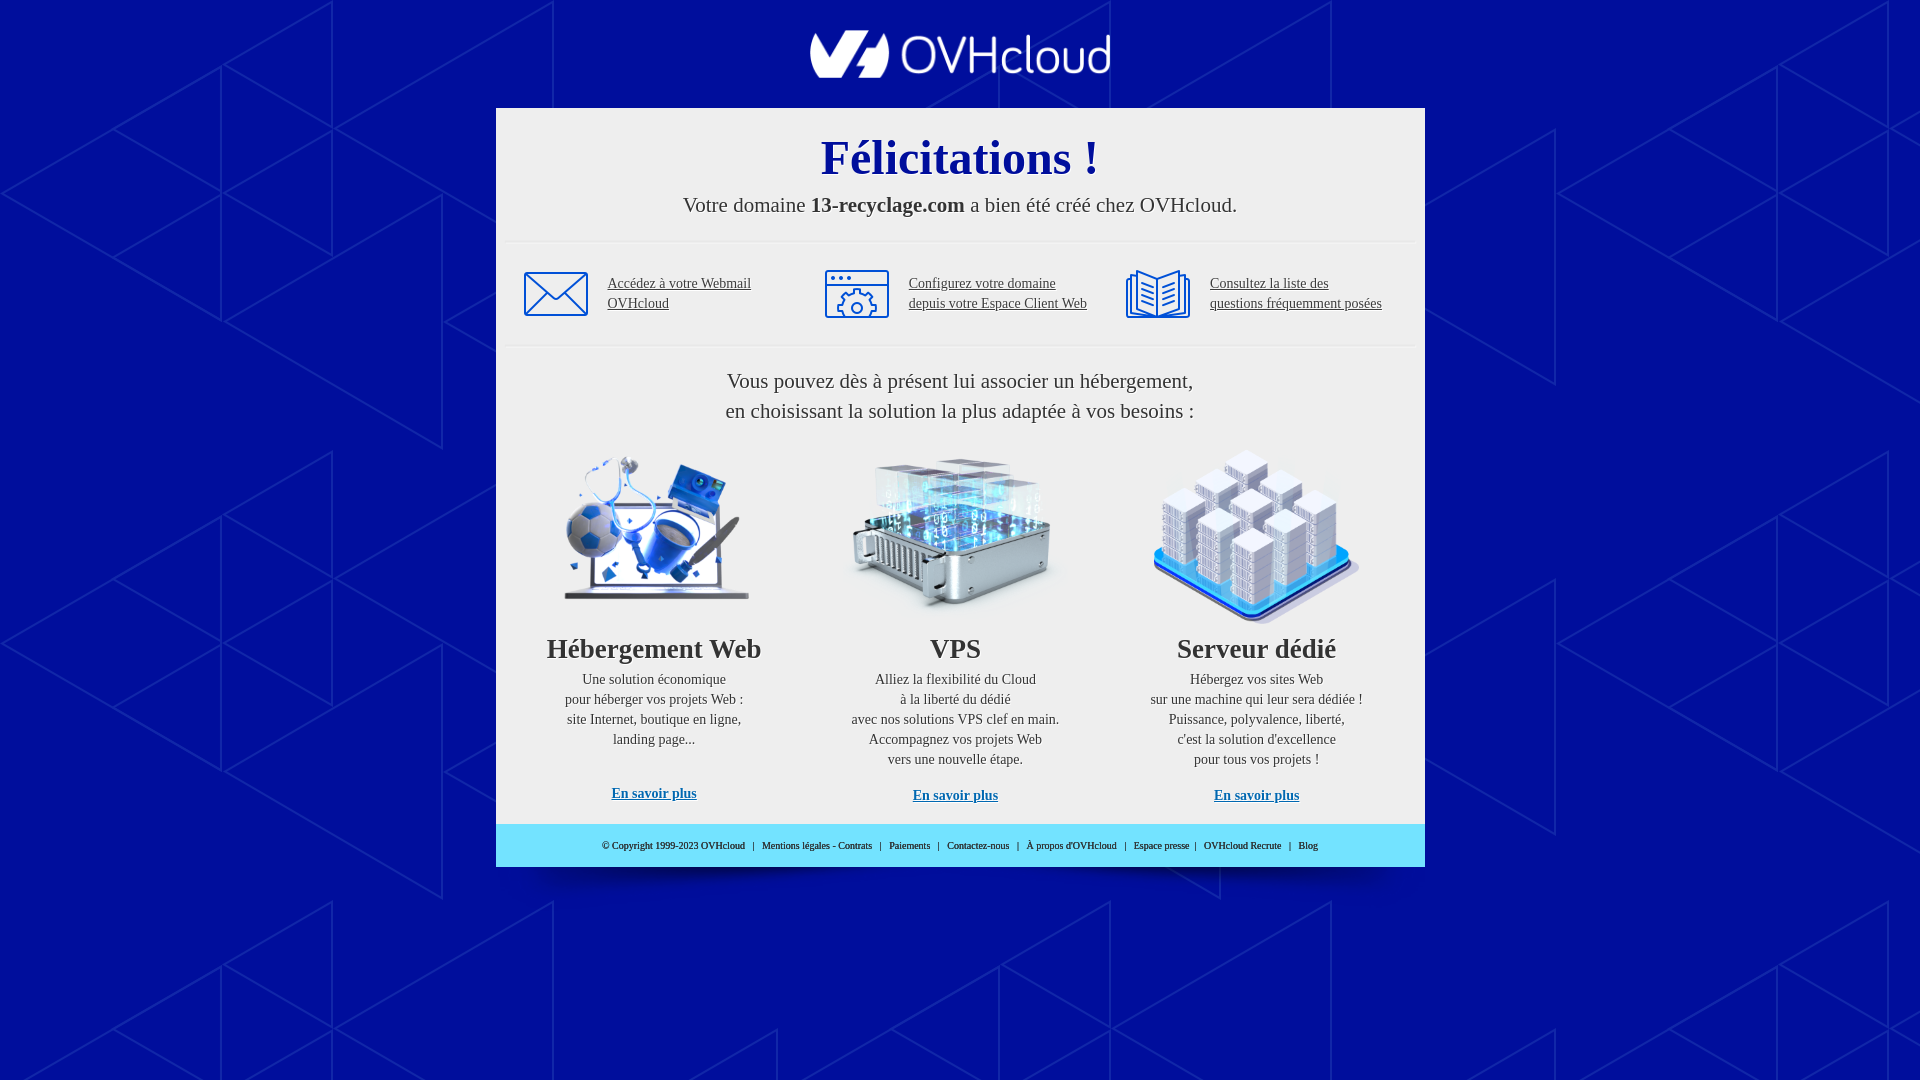 The image size is (1920, 1080). Describe the element at coordinates (960, 71) in the screenshot. I see `'OVHcloud'` at that location.